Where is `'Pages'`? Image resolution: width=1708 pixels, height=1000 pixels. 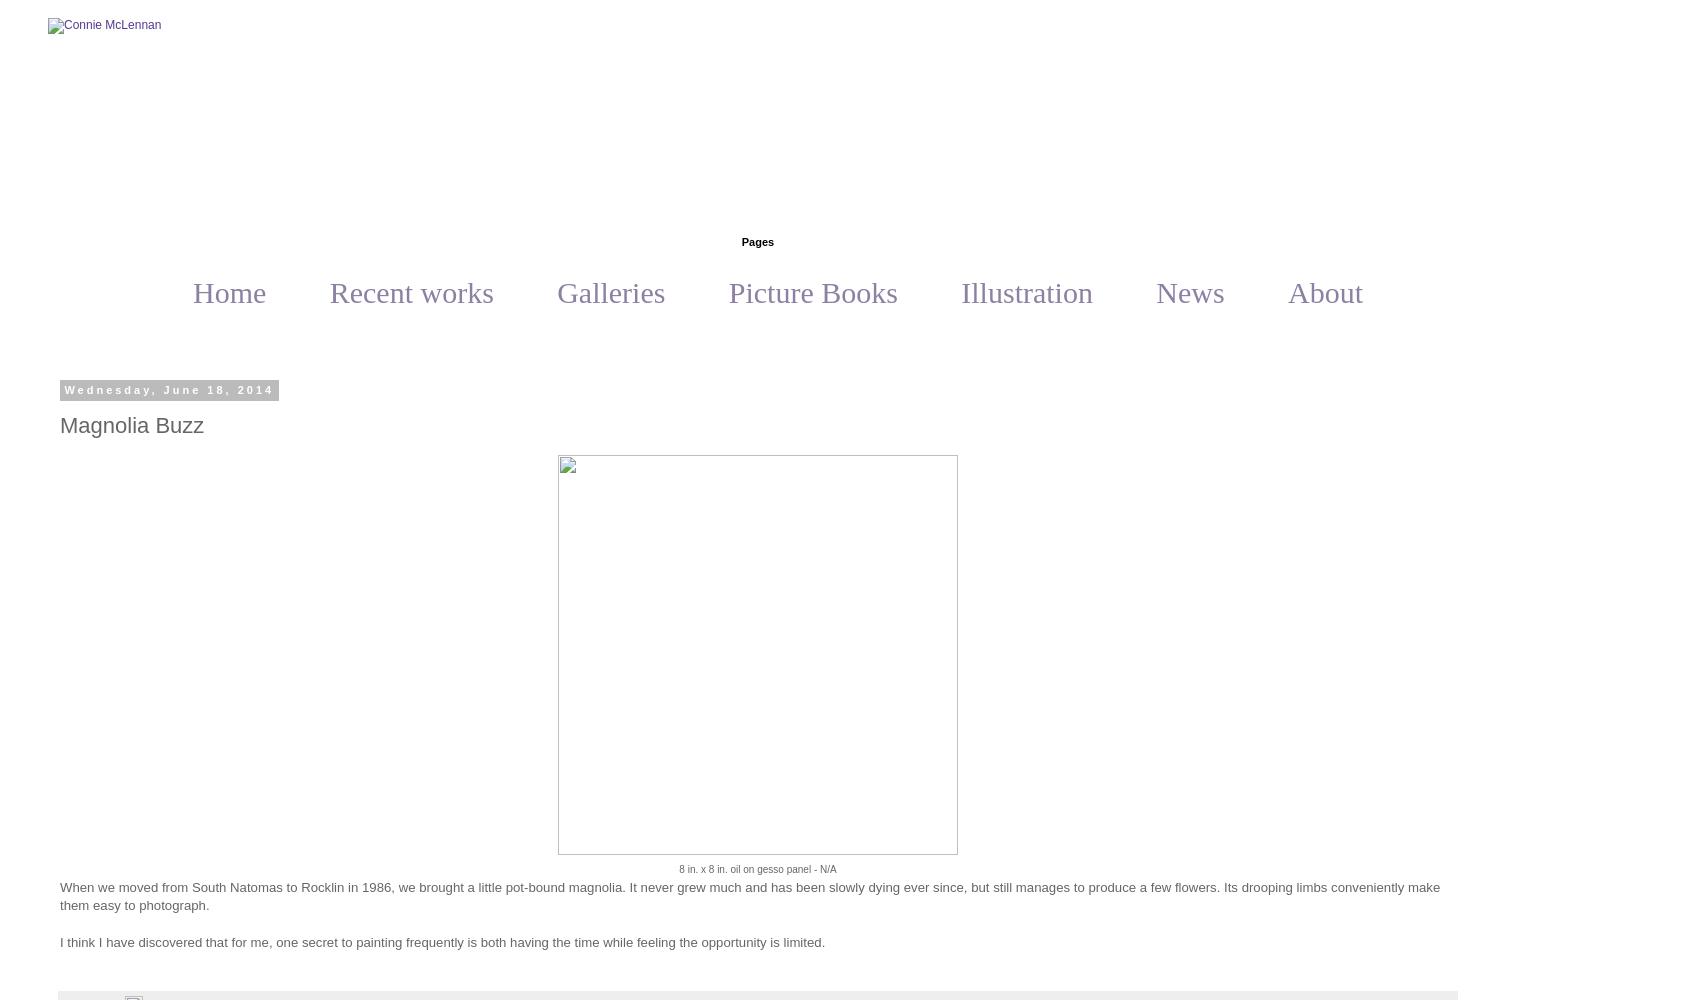 'Pages' is located at coordinates (757, 241).